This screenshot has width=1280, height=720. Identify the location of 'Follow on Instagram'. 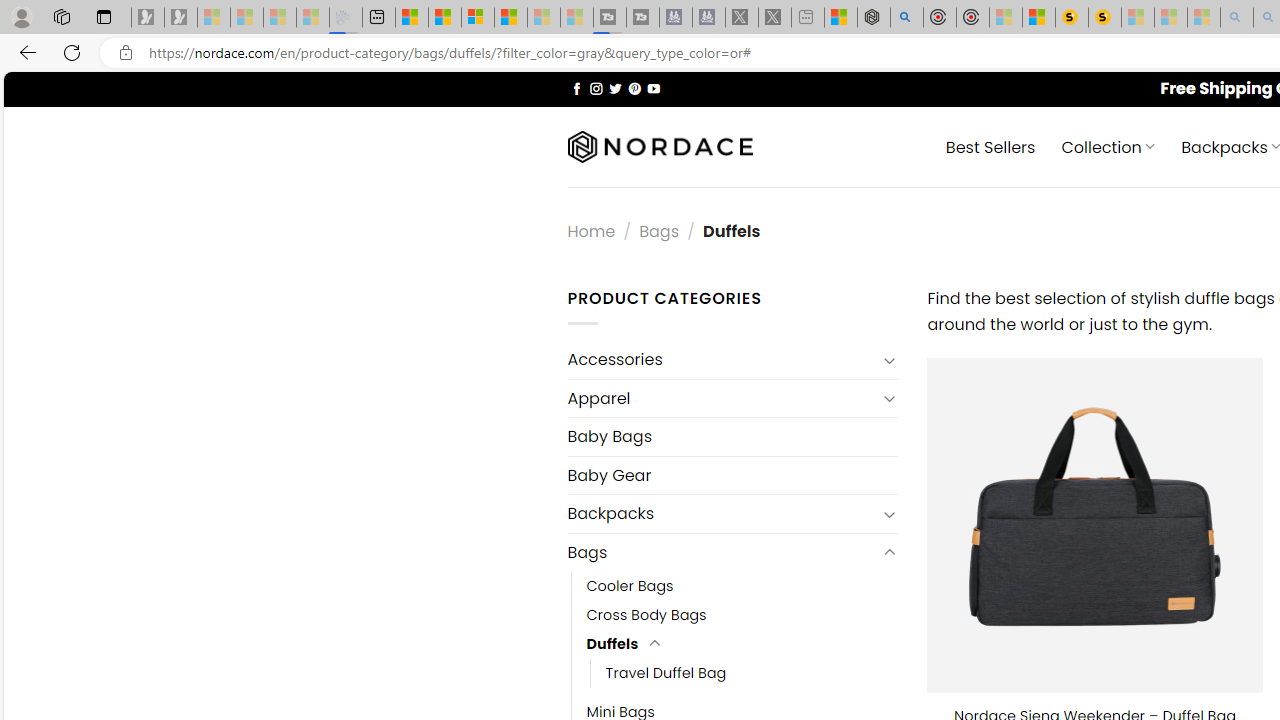
(595, 87).